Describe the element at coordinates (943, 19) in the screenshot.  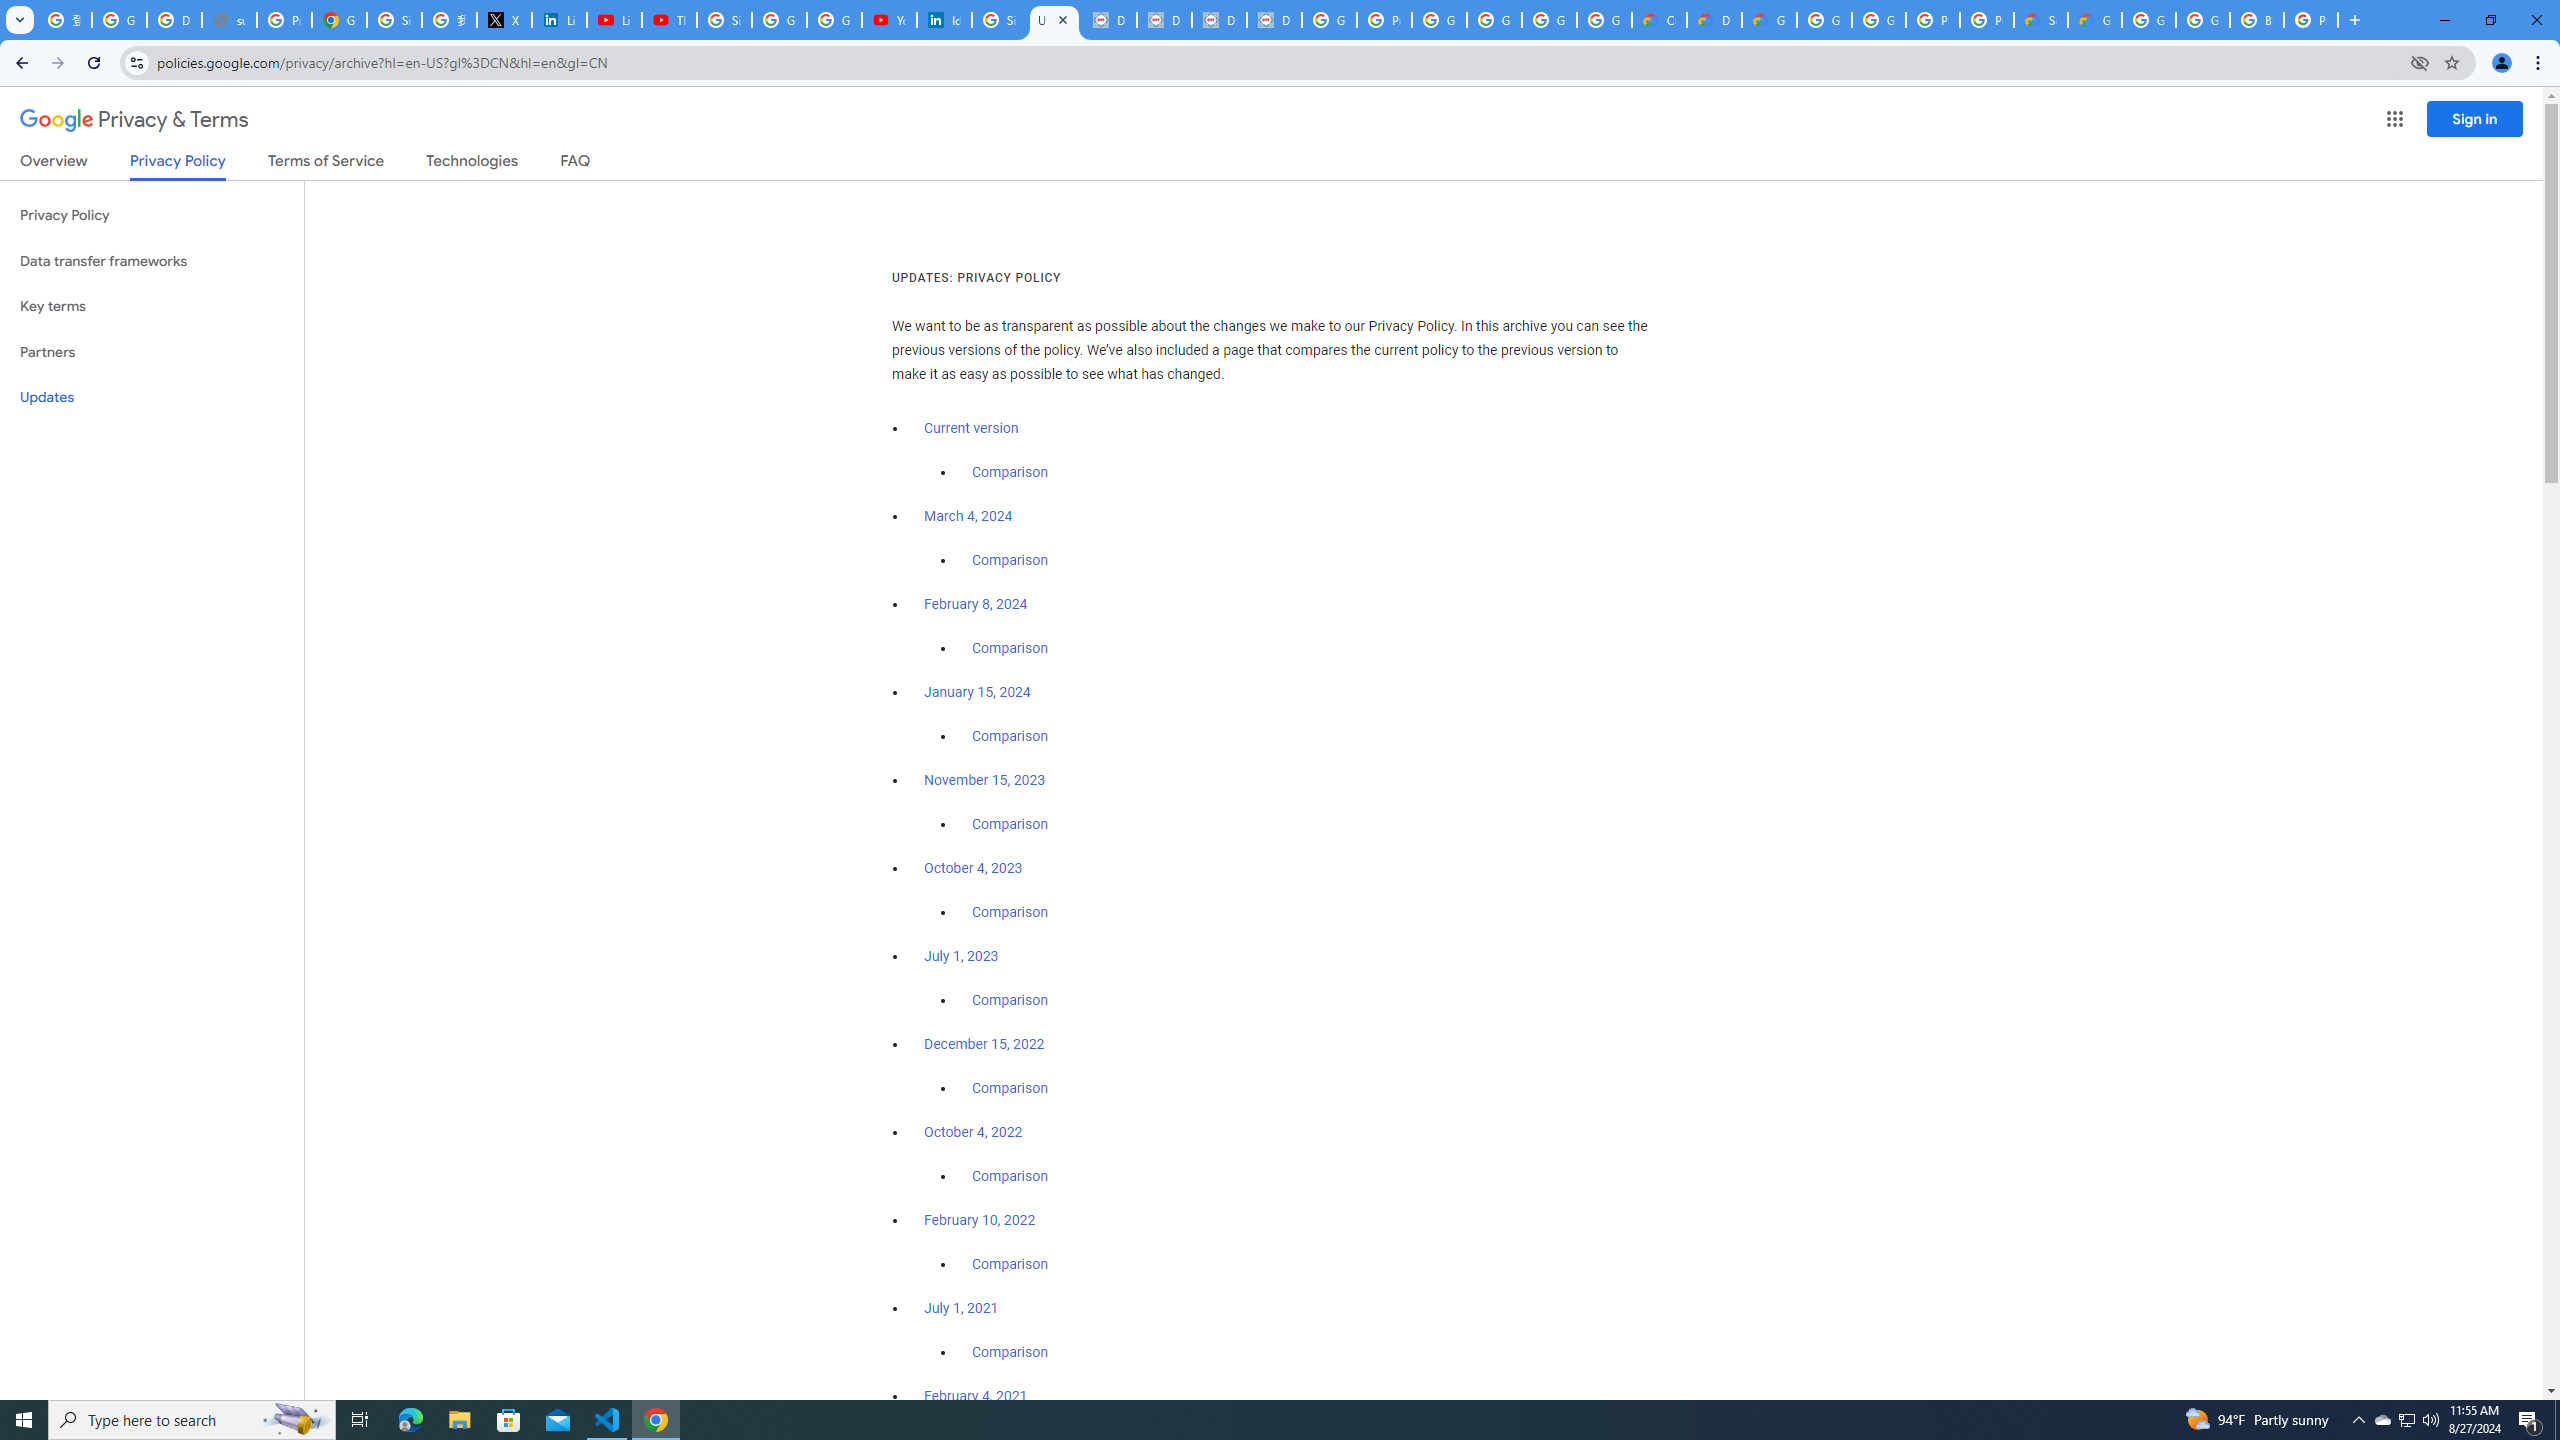
I see `'Identity verification via Persona | LinkedIn Help'` at that location.